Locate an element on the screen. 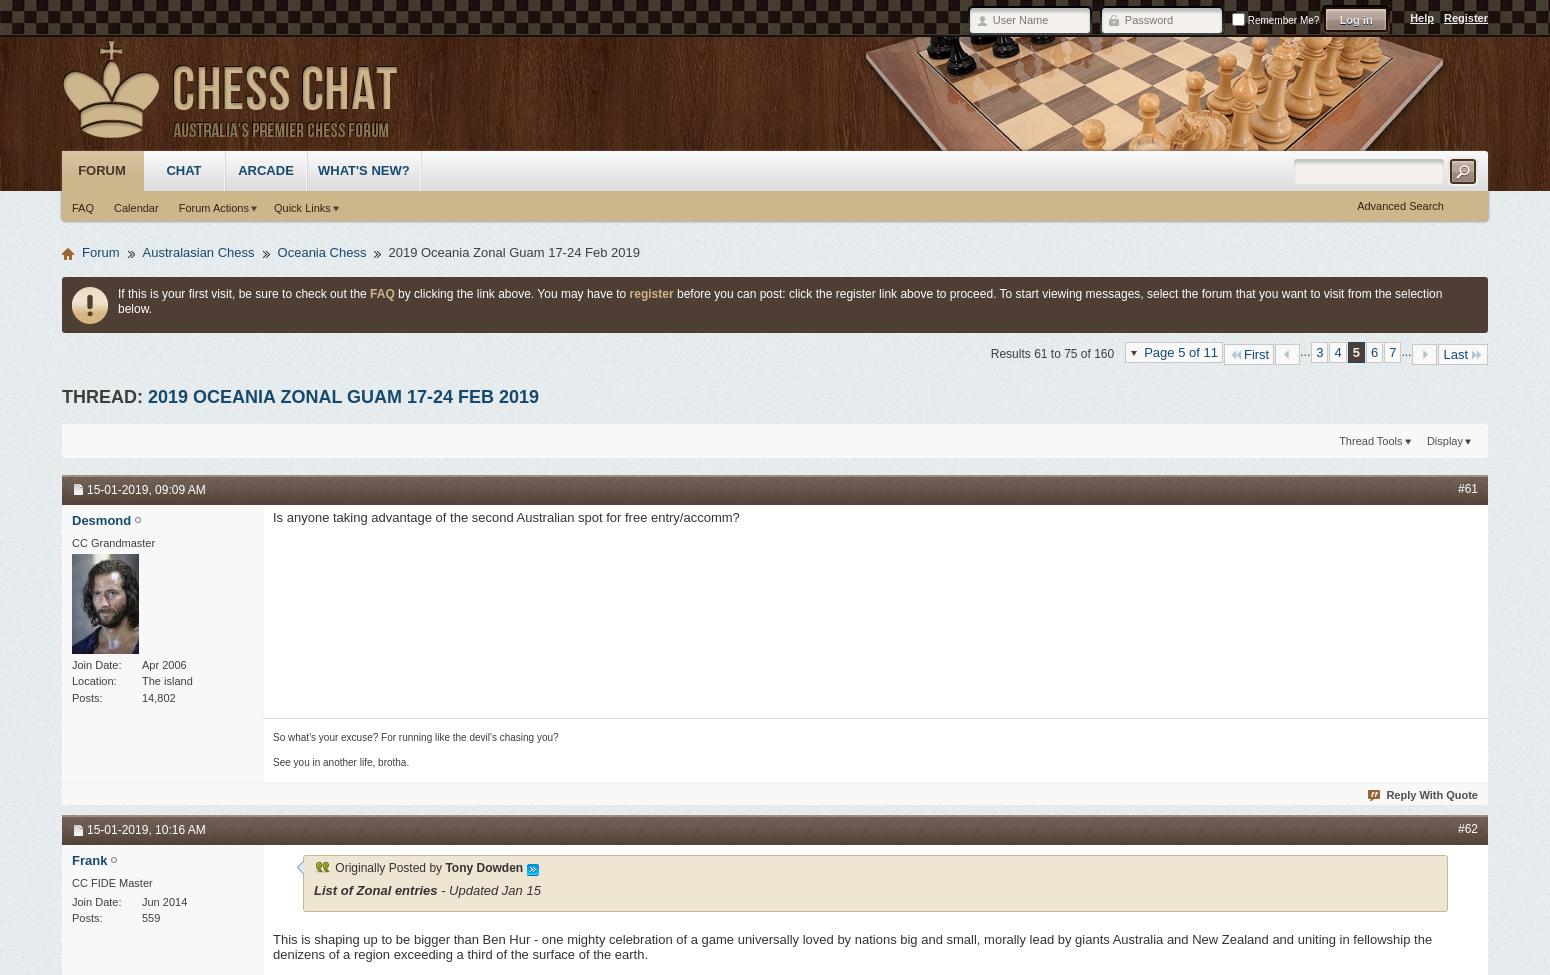  'CC Grandmaster' is located at coordinates (113, 541).